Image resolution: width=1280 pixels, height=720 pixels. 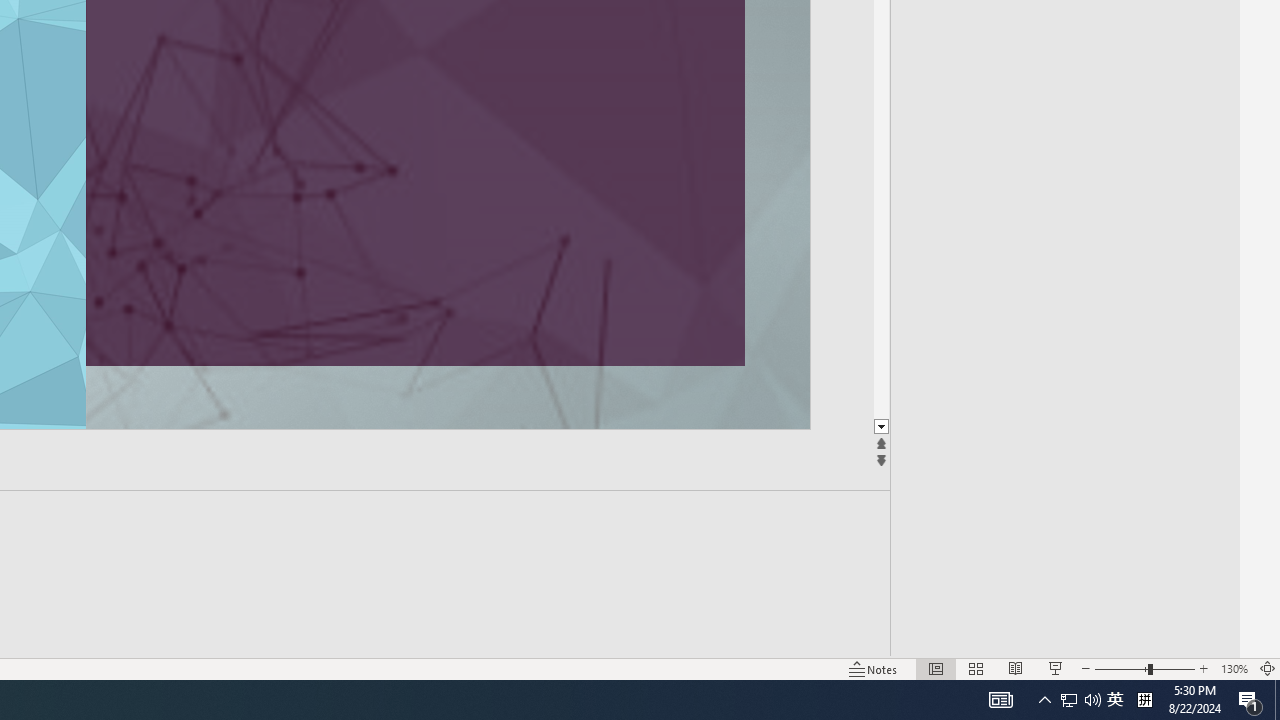 What do you see at coordinates (880, 426) in the screenshot?
I see `'Line down'` at bounding box center [880, 426].